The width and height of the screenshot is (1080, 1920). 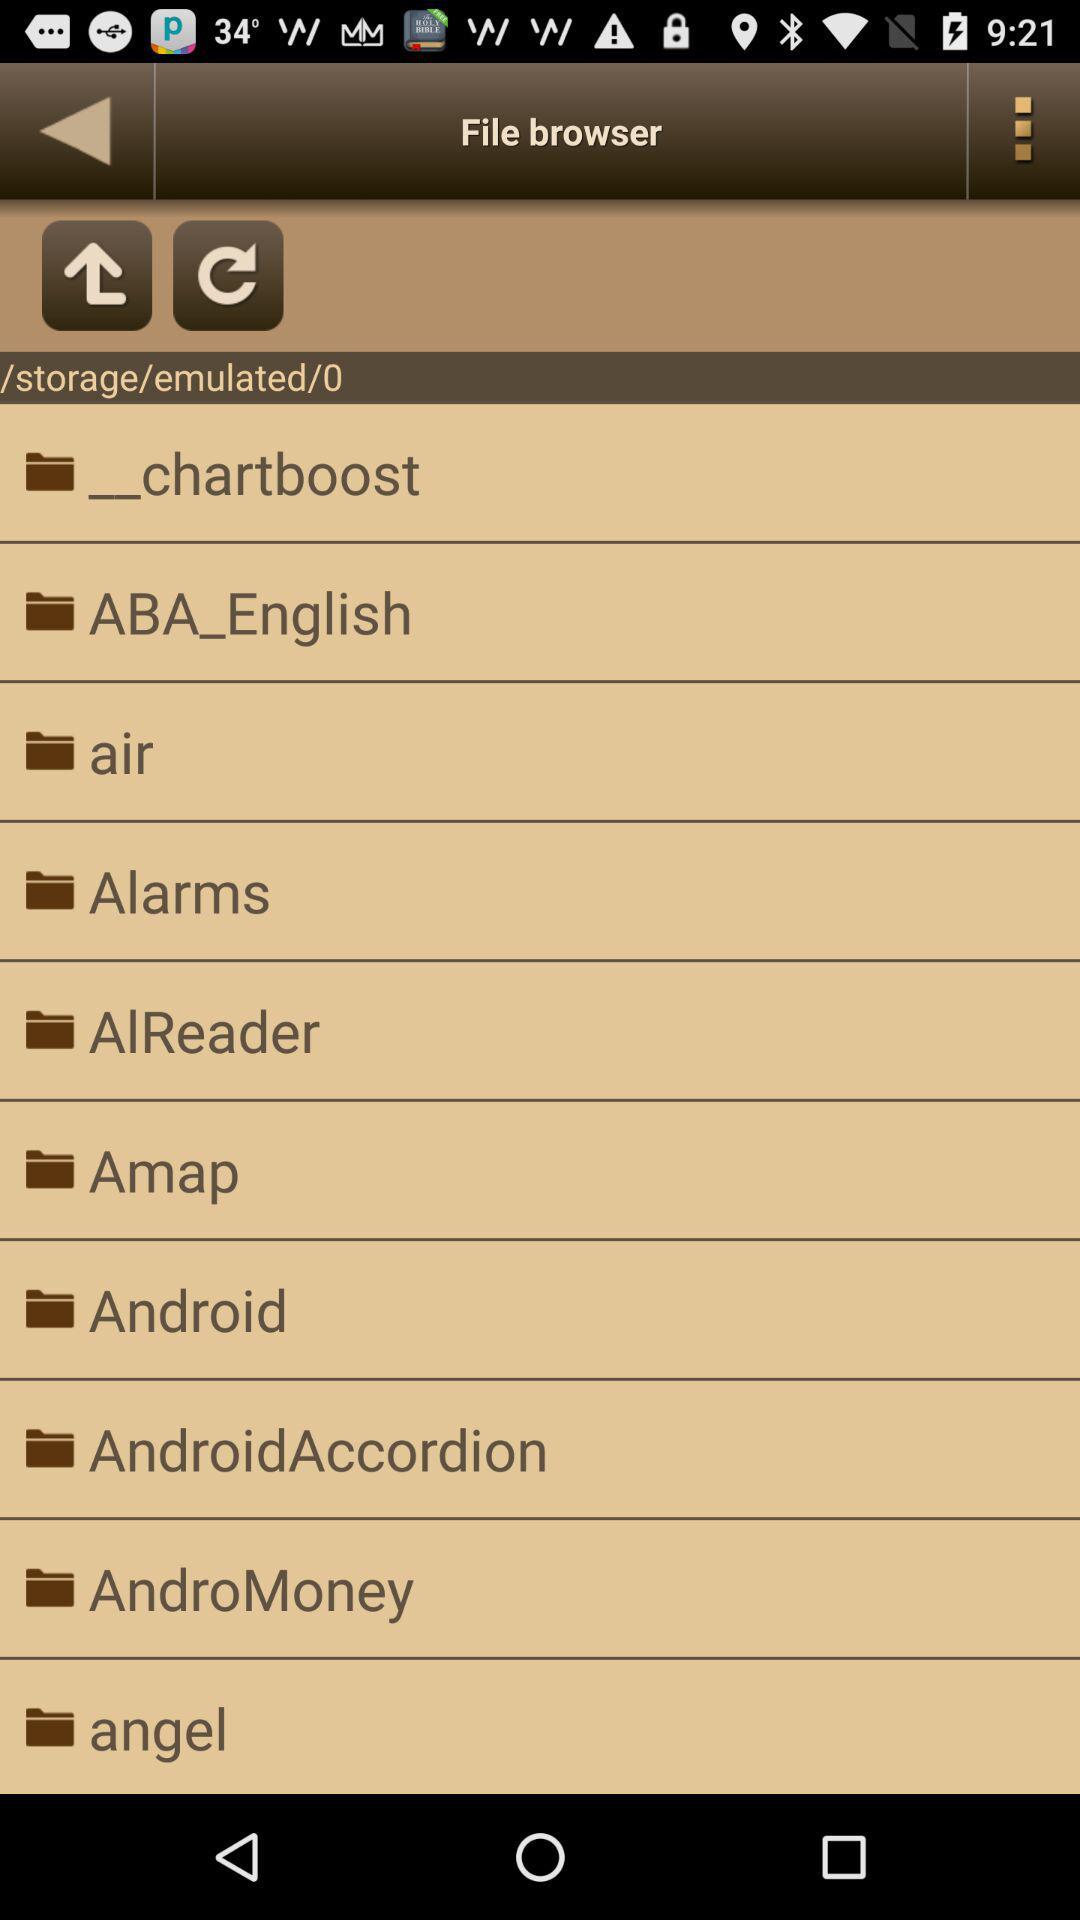 What do you see at coordinates (97, 293) in the screenshot?
I see `the arrow_upward icon` at bounding box center [97, 293].